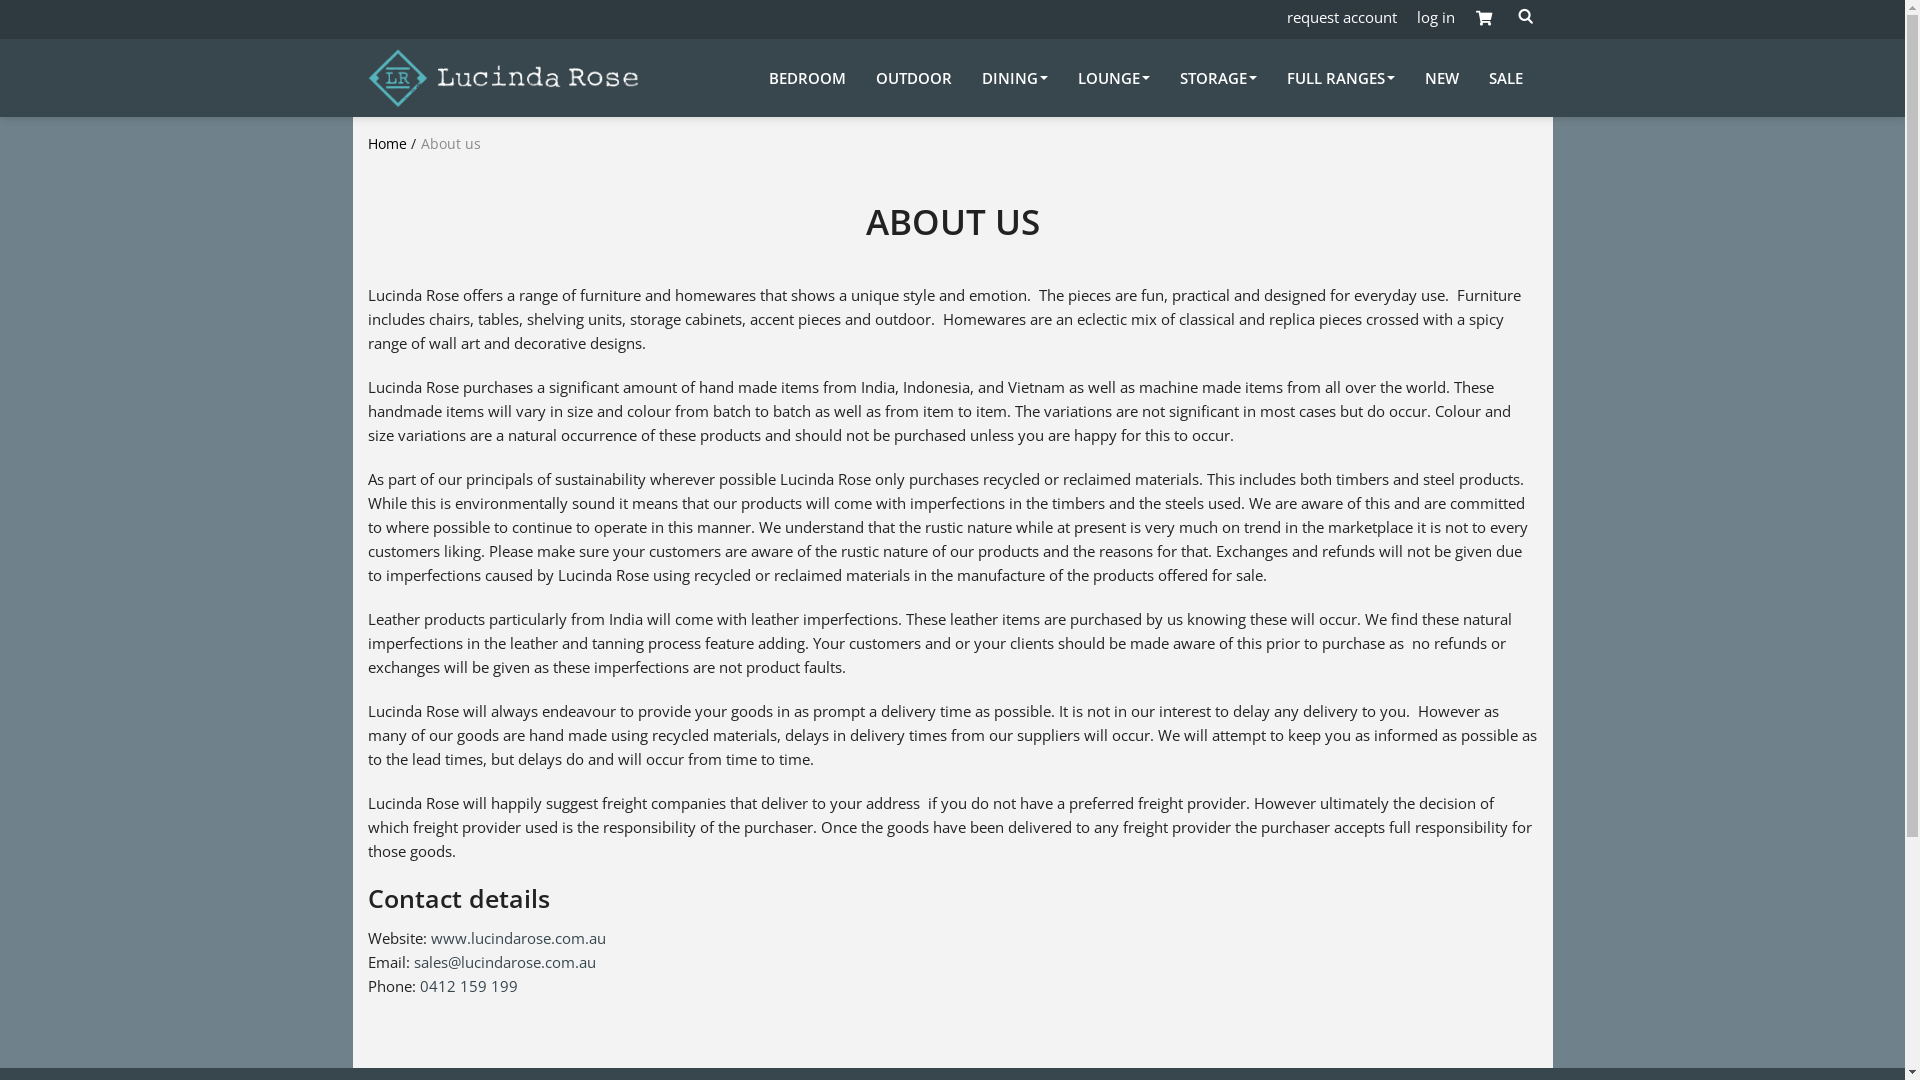 This screenshot has width=1920, height=1080. I want to click on 'log in', so click(1434, 16).